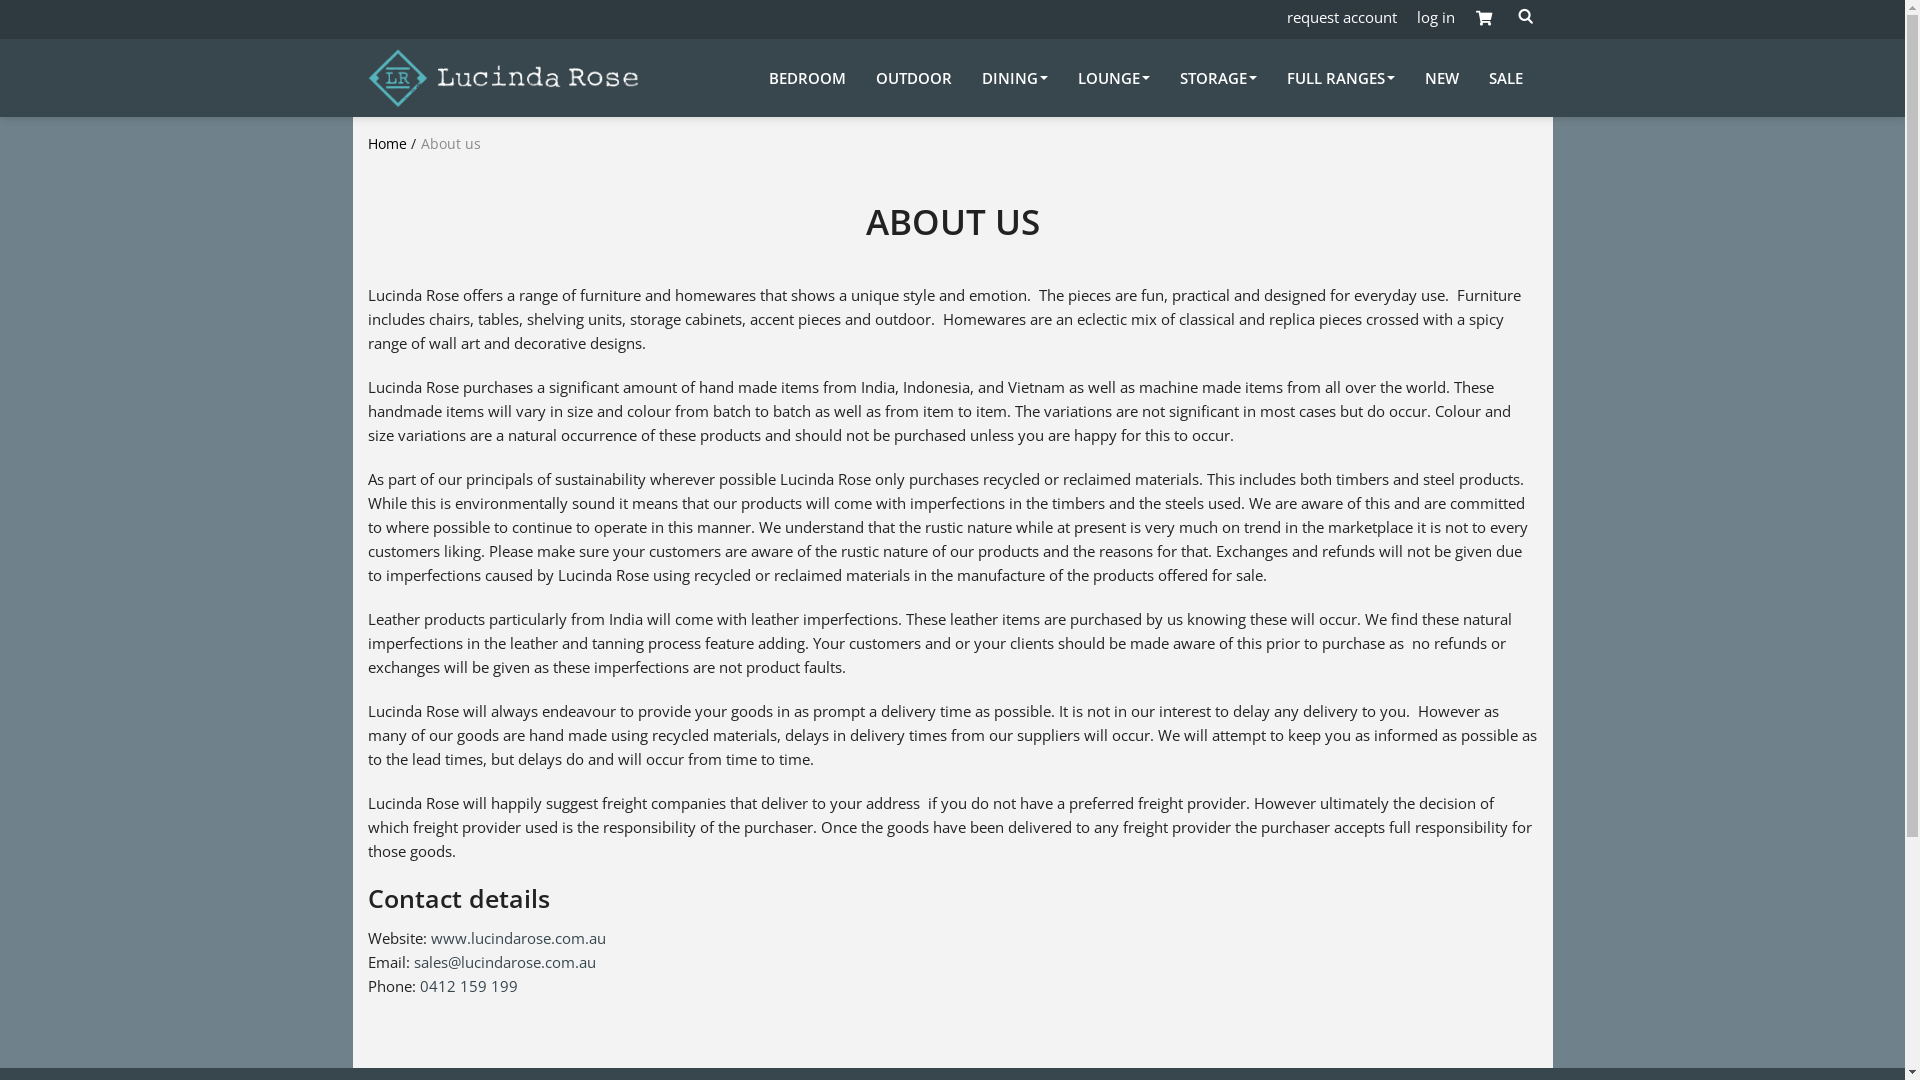 This screenshot has width=1920, height=1080. I want to click on 'log in', so click(1434, 16).